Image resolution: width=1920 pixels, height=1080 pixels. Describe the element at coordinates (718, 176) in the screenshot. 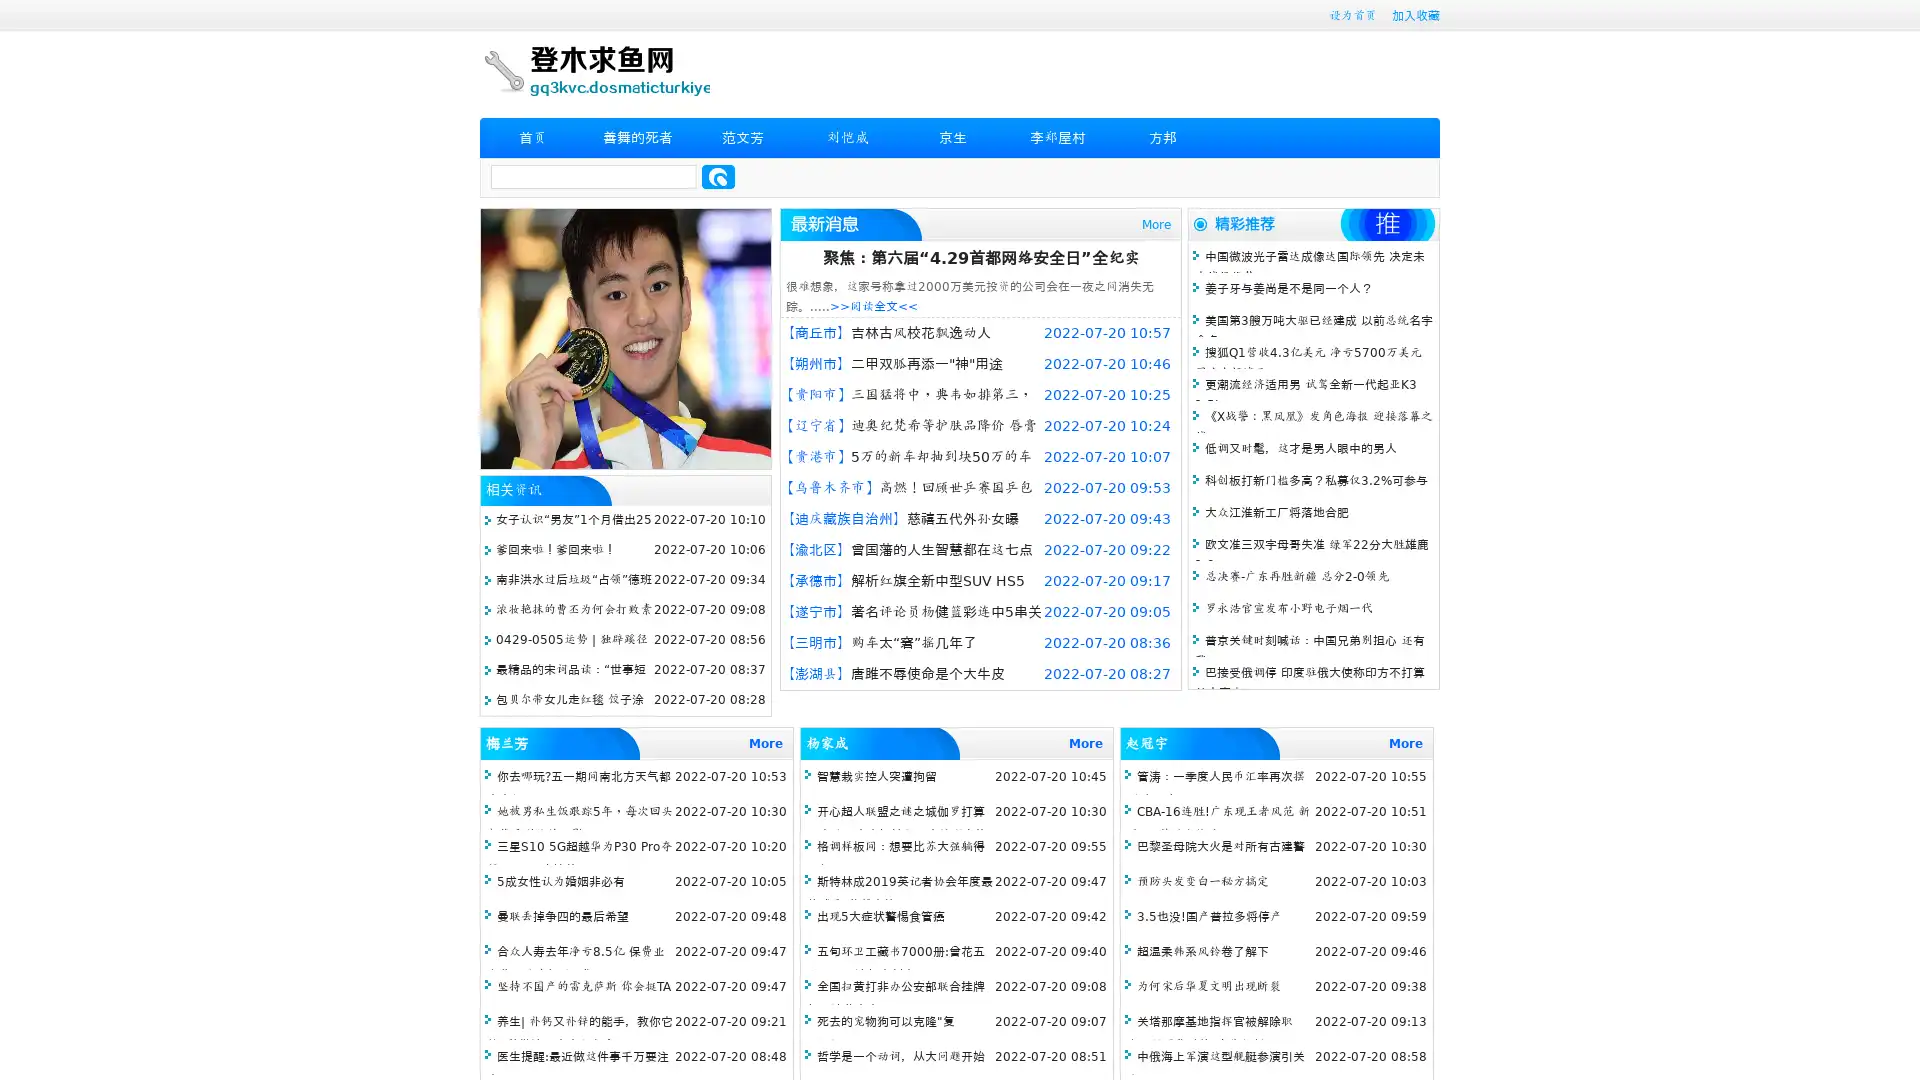

I see `Search` at that location.